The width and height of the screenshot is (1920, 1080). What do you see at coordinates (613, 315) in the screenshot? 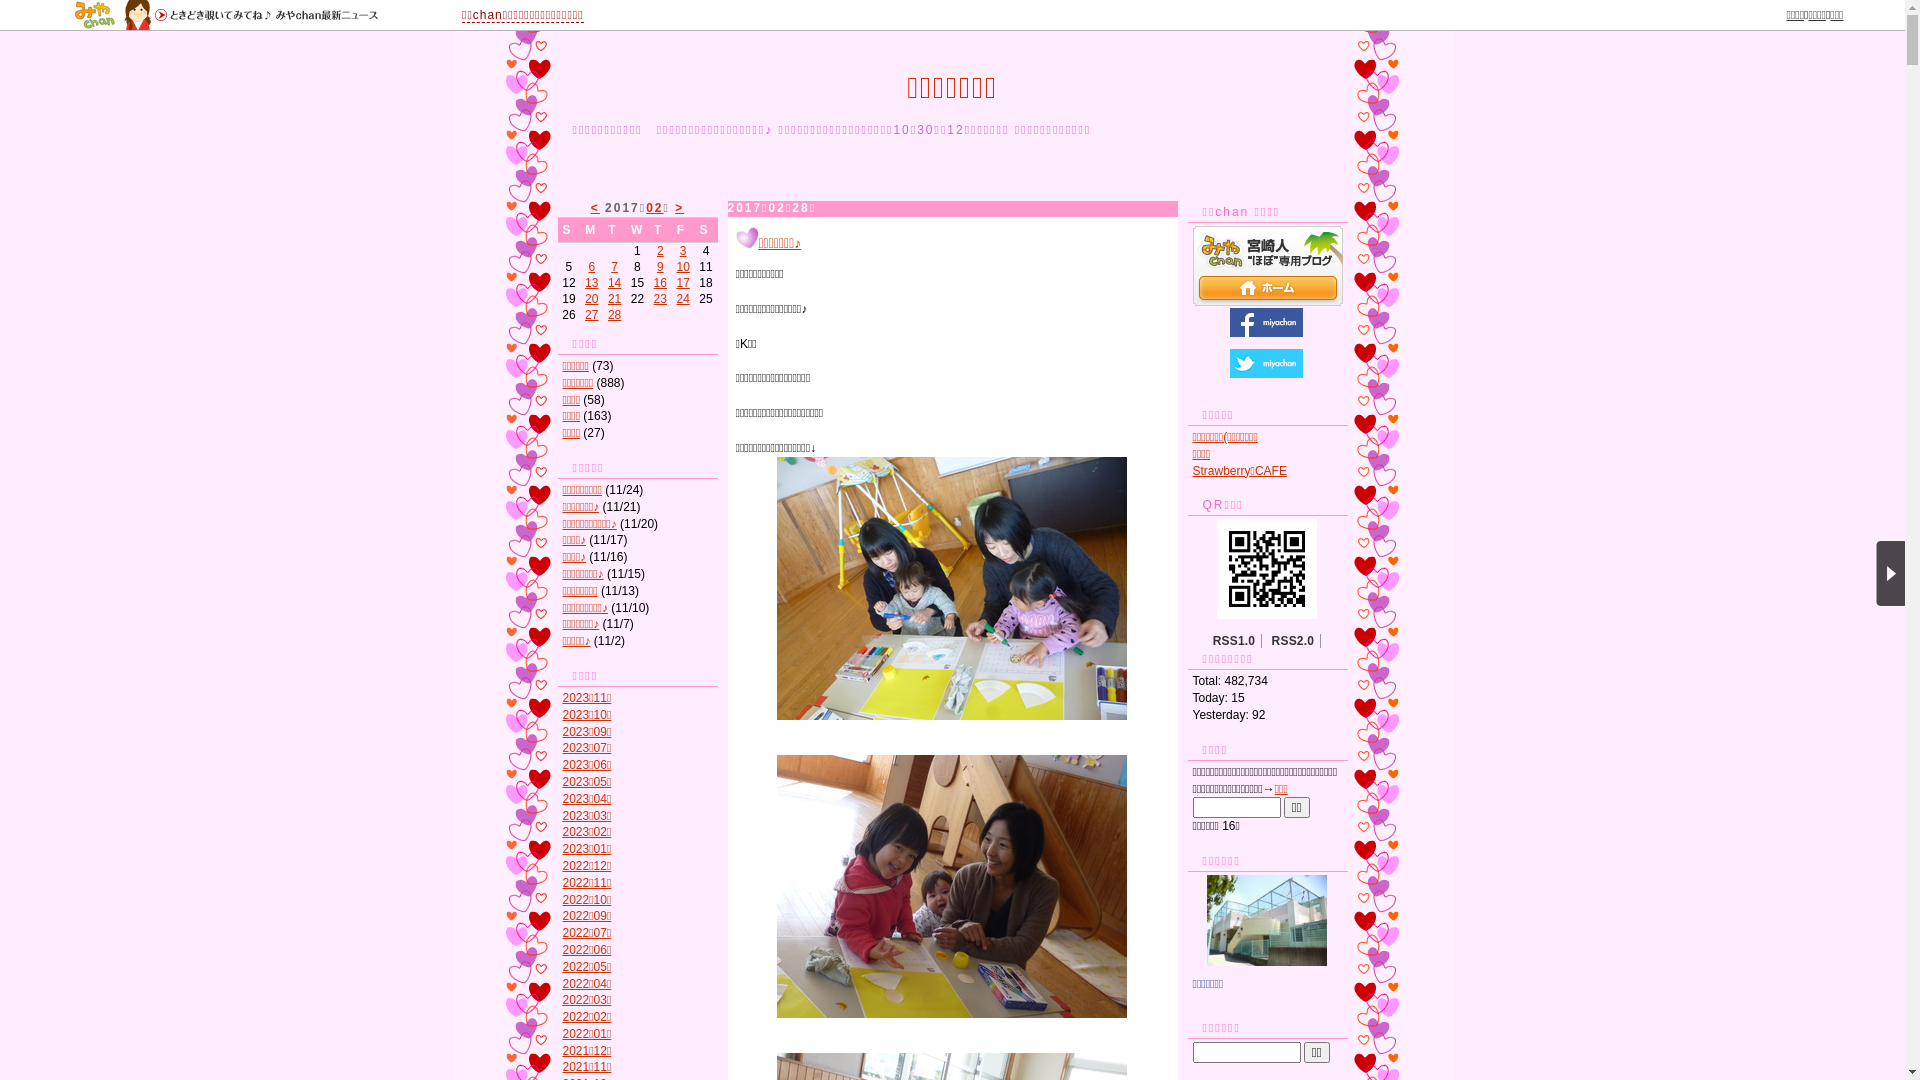
I see `'28'` at bounding box center [613, 315].